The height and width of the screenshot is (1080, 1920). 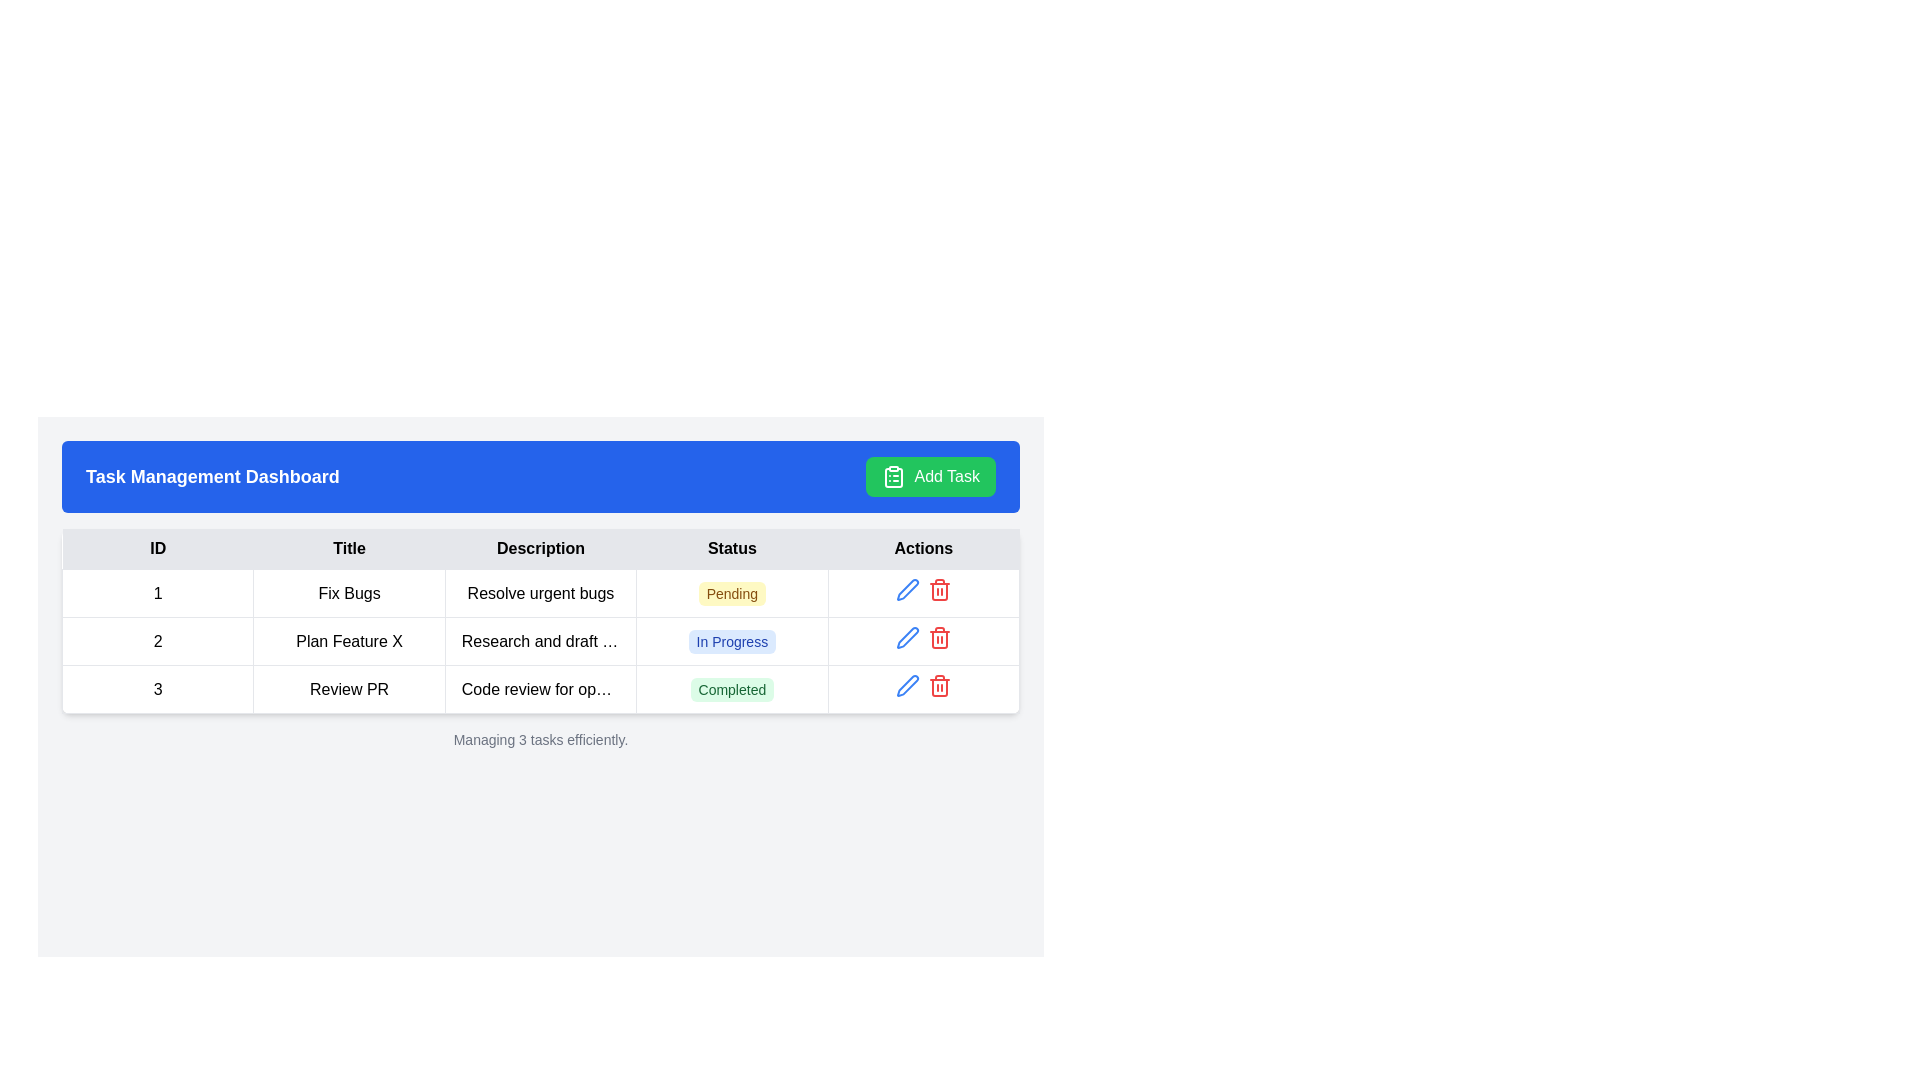 What do you see at coordinates (938, 589) in the screenshot?
I see `the delete button located in the 'Actions' column of the third row in the task management table` at bounding box center [938, 589].